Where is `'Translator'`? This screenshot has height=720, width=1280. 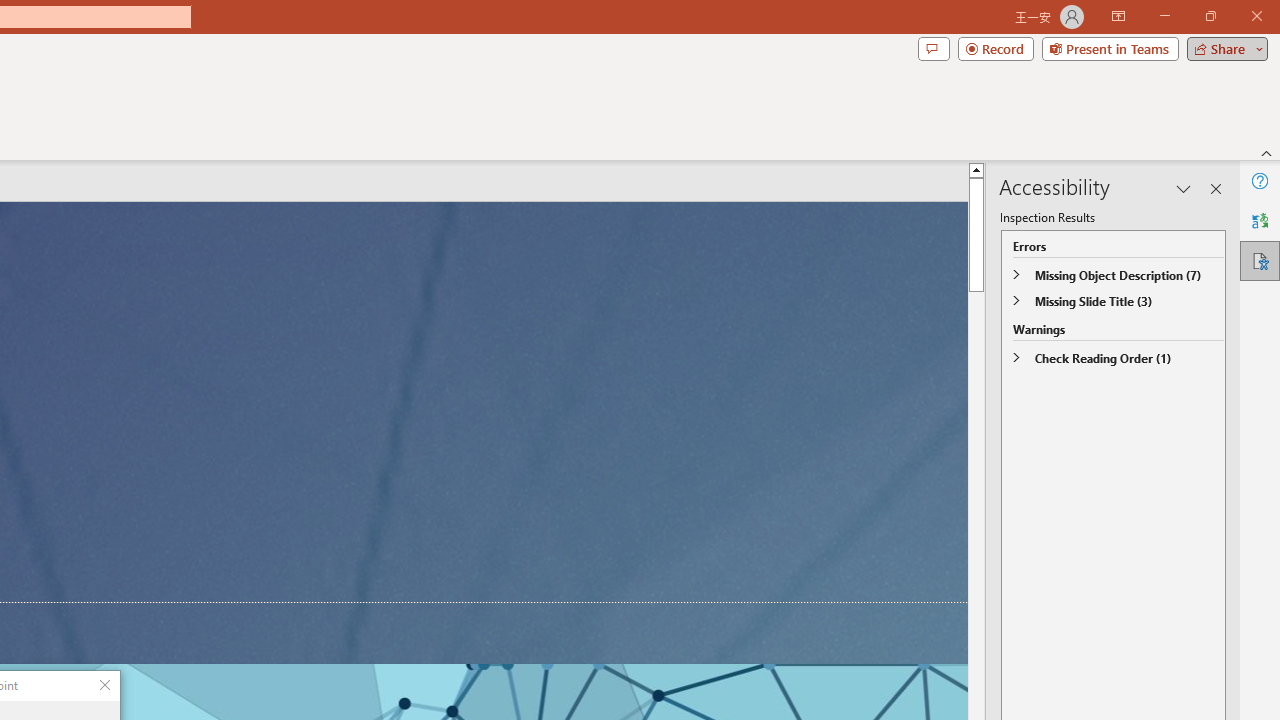 'Translator' is located at coordinates (1259, 221).